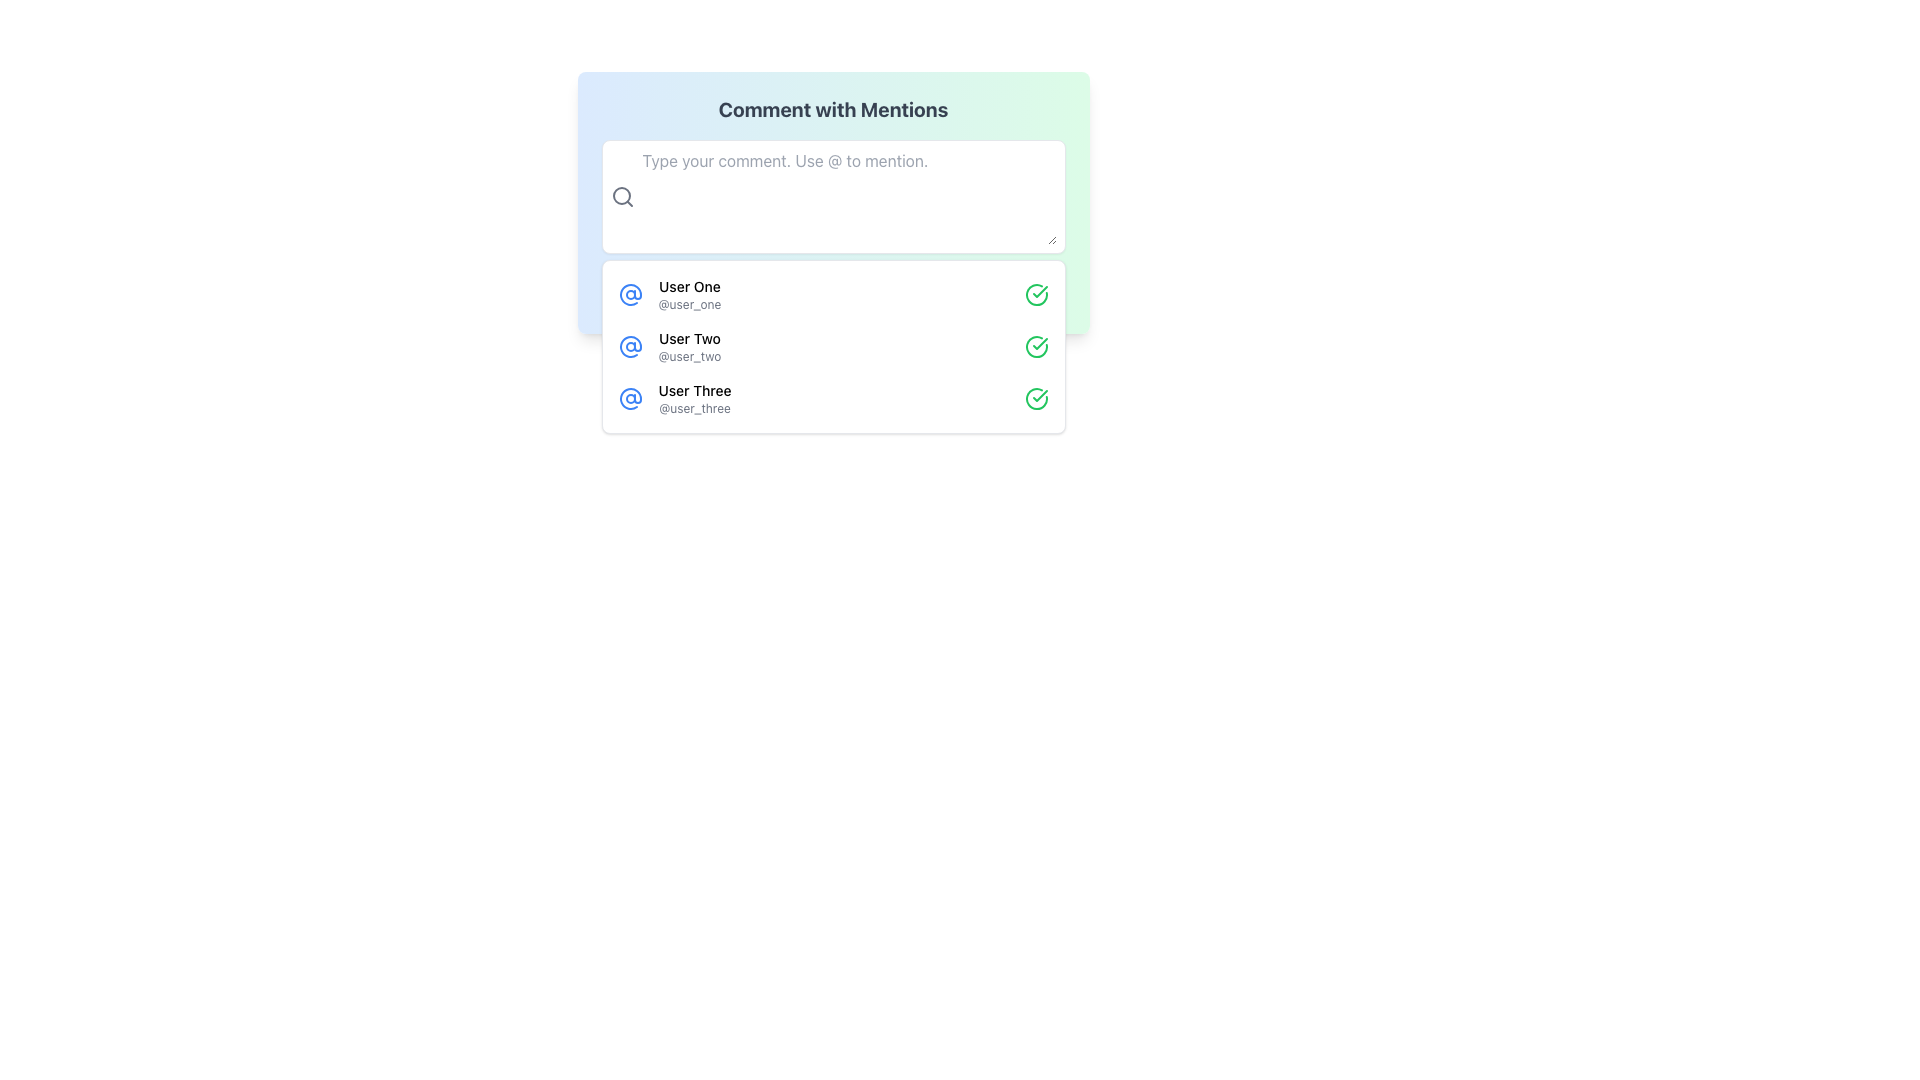 This screenshot has height=1080, width=1920. I want to click on the 'User Two' text label, which is the second entry in a list of selectable items within a modal or dropdown, so click(689, 338).